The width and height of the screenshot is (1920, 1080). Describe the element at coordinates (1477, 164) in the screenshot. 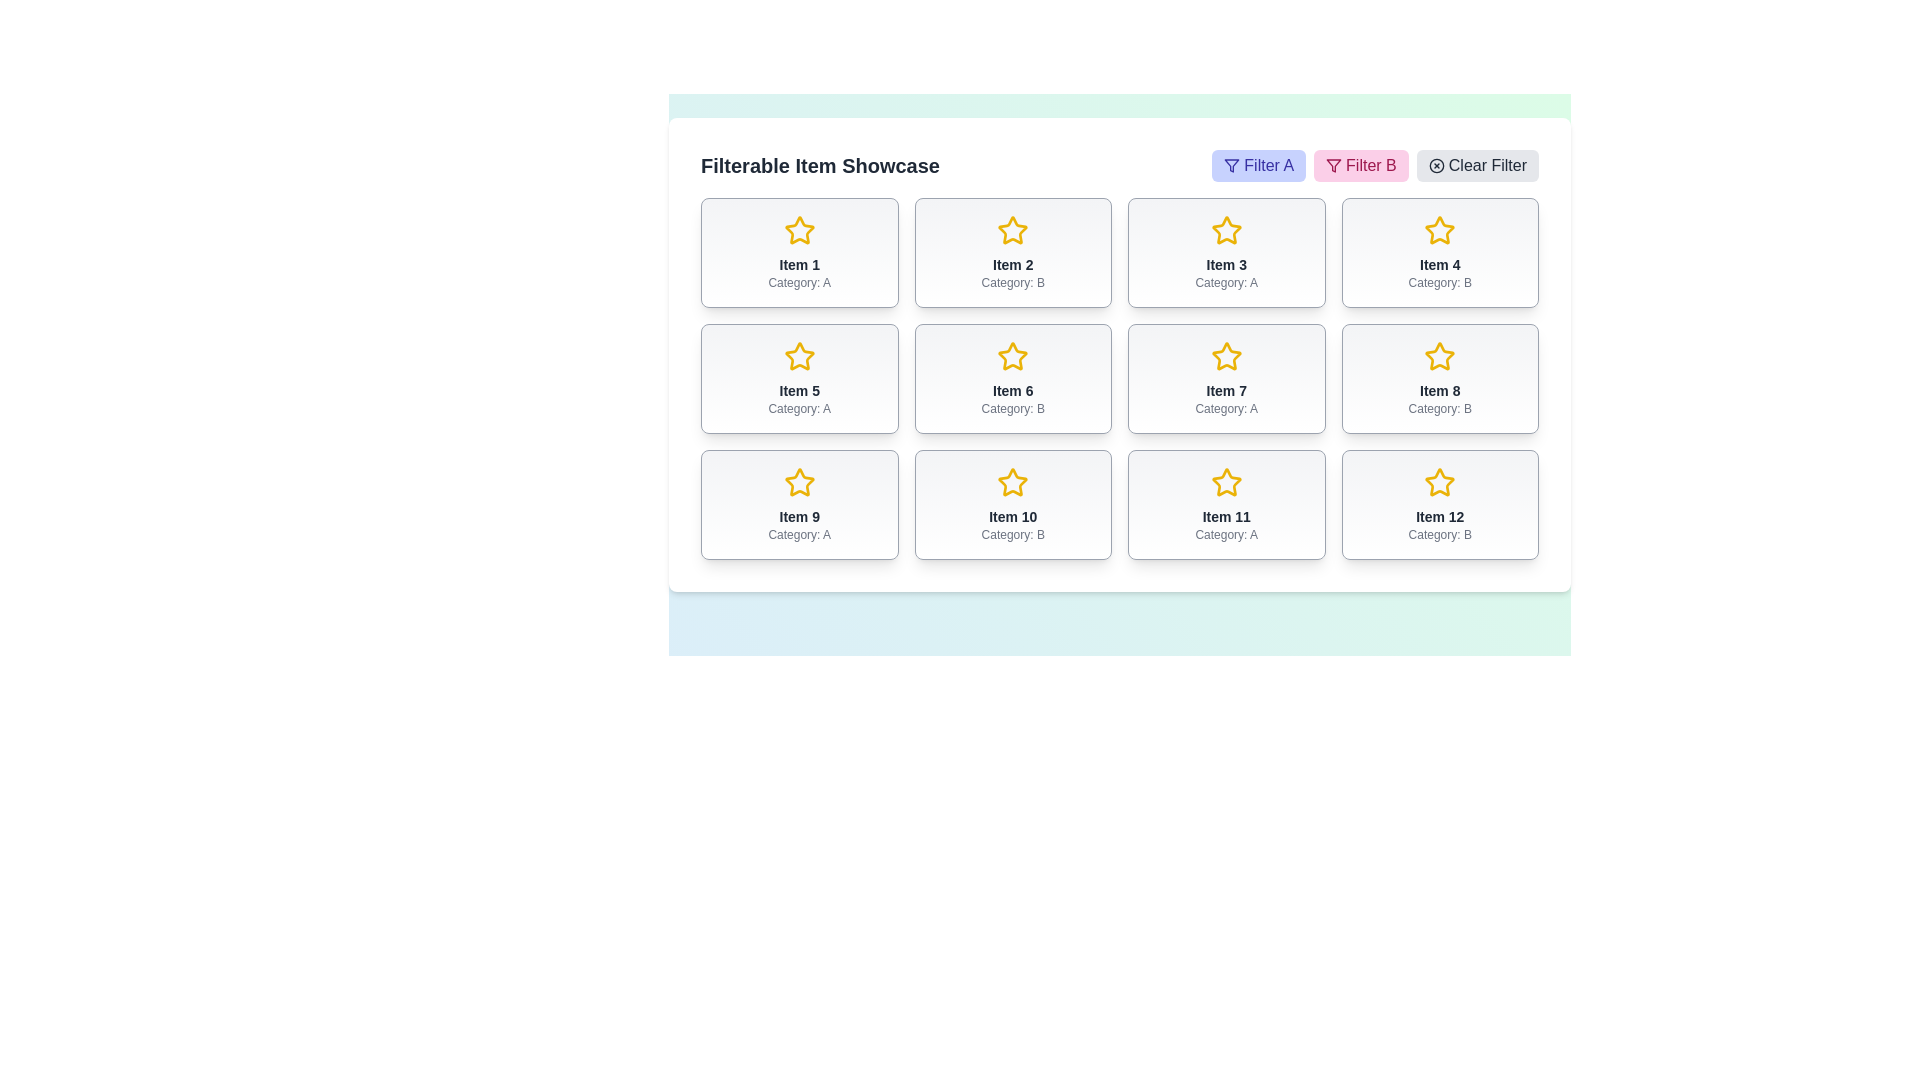

I see `the clear filters button located in the top-right corner of the filter button group, which is the third button after 'Filter A' and 'Filter B'` at that location.